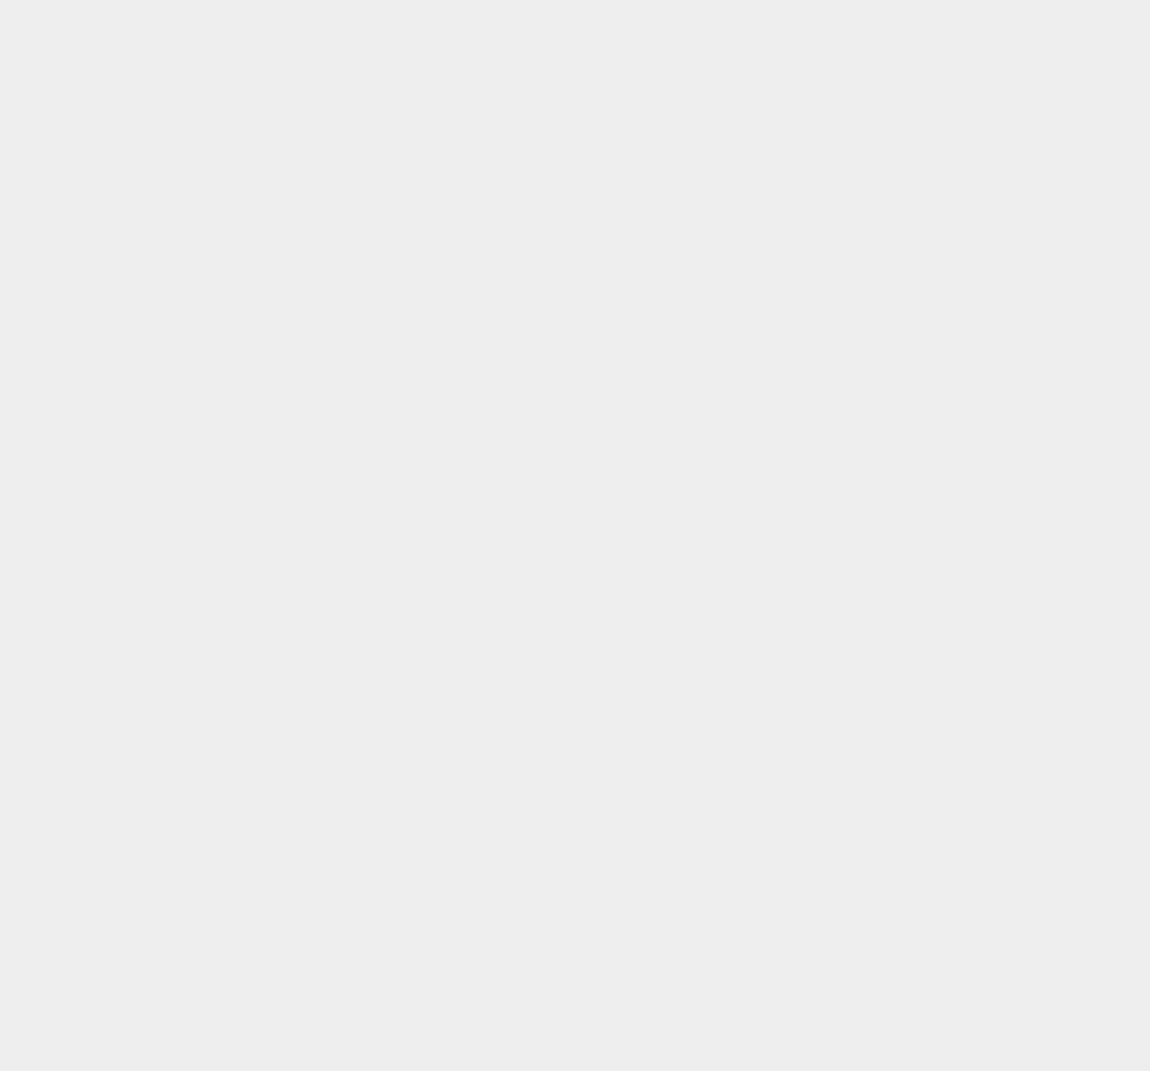 The image size is (1150, 1071). I want to click on 'Social Media Optimization', so click(893, 980).